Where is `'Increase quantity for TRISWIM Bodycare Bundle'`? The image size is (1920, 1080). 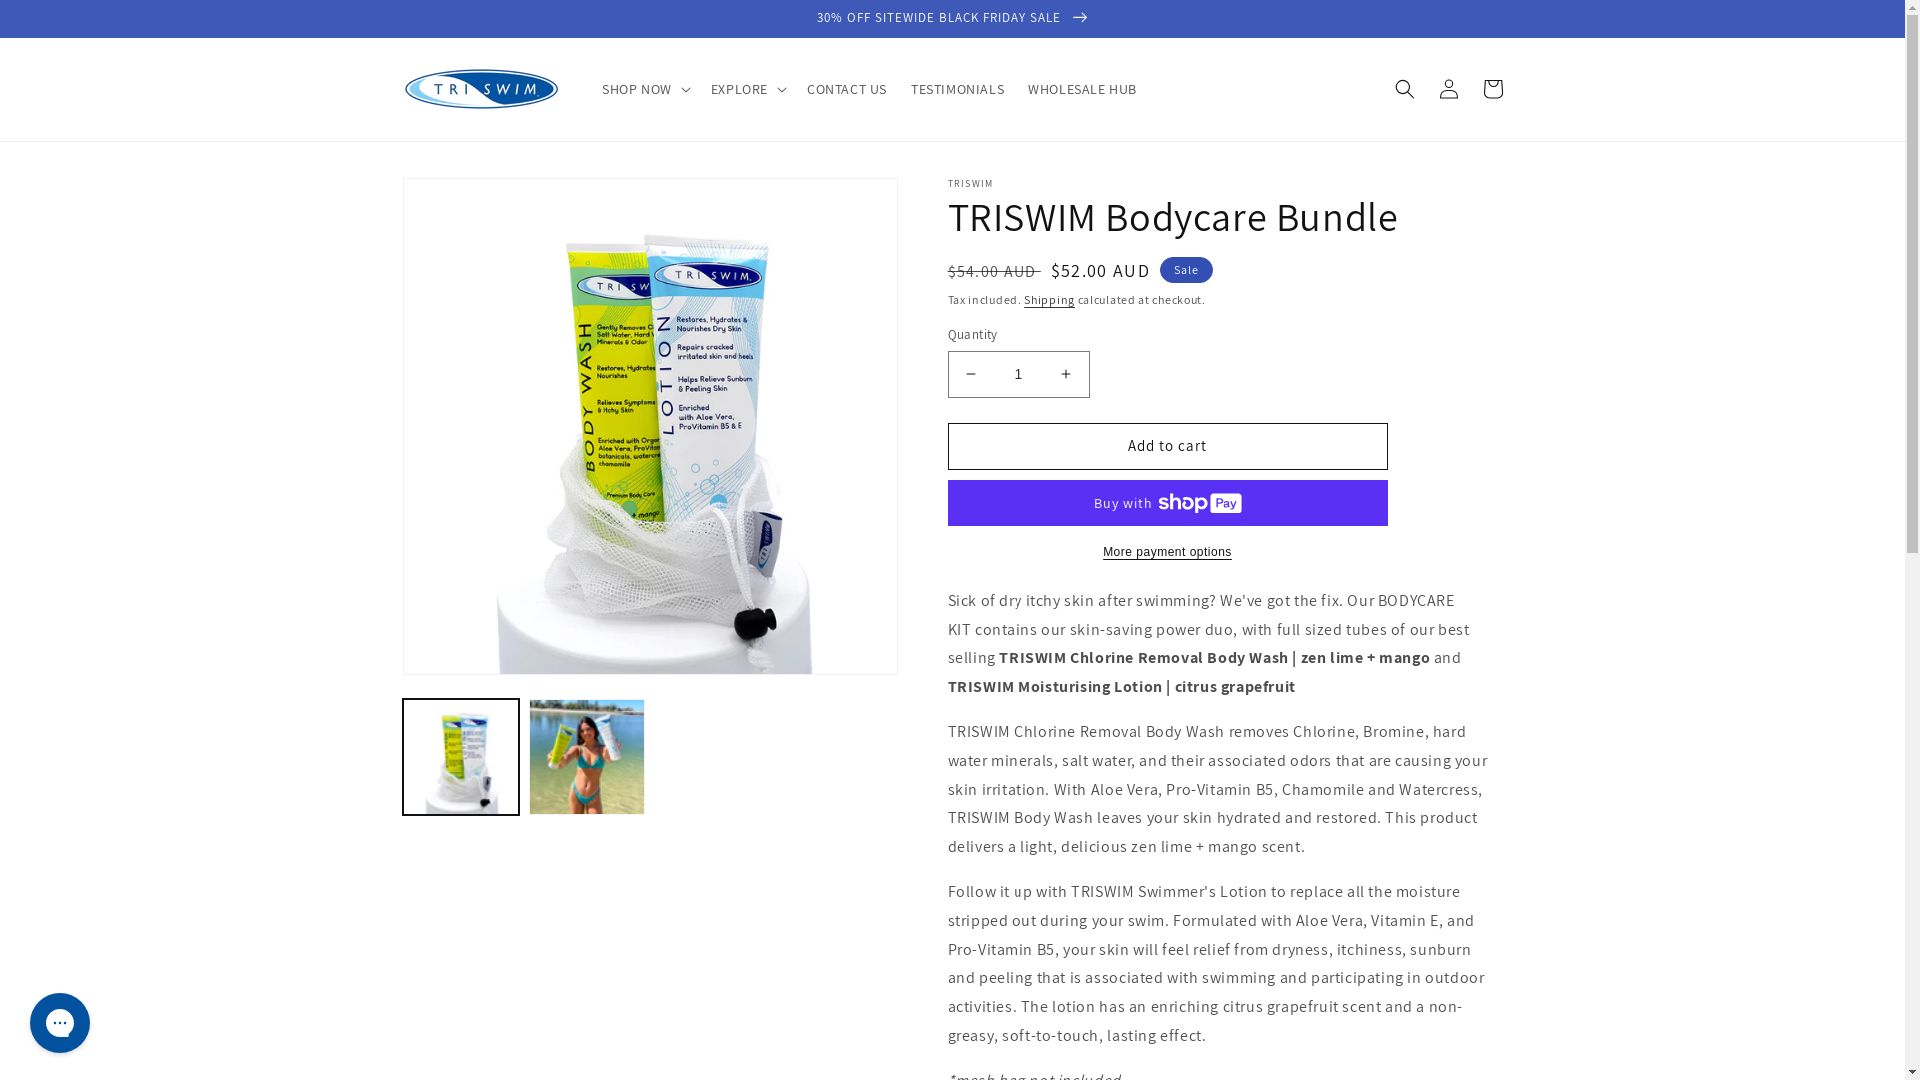 'Increase quantity for TRISWIM Bodycare Bundle' is located at coordinates (1065, 374).